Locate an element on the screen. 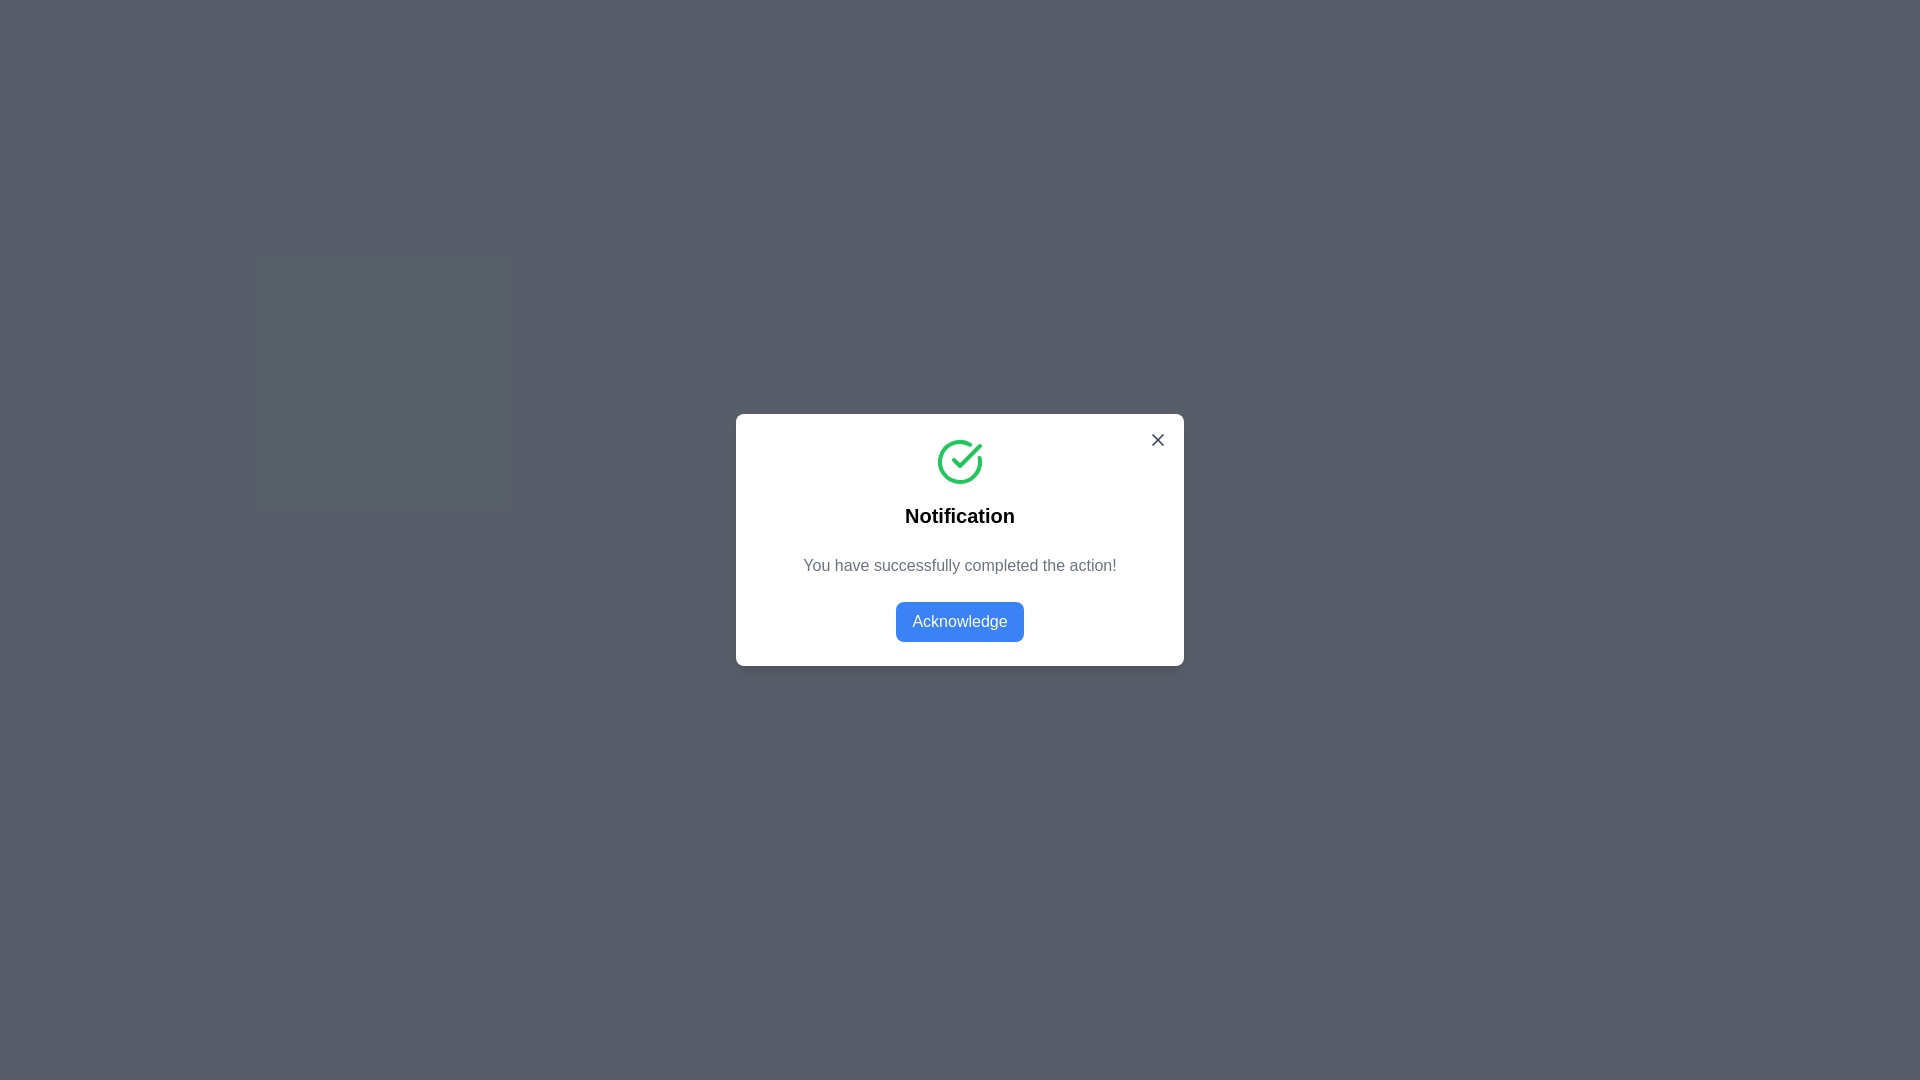 This screenshot has width=1920, height=1080. the green circular success icon located above the 'Notification' text in the success modal popup is located at coordinates (966, 455).